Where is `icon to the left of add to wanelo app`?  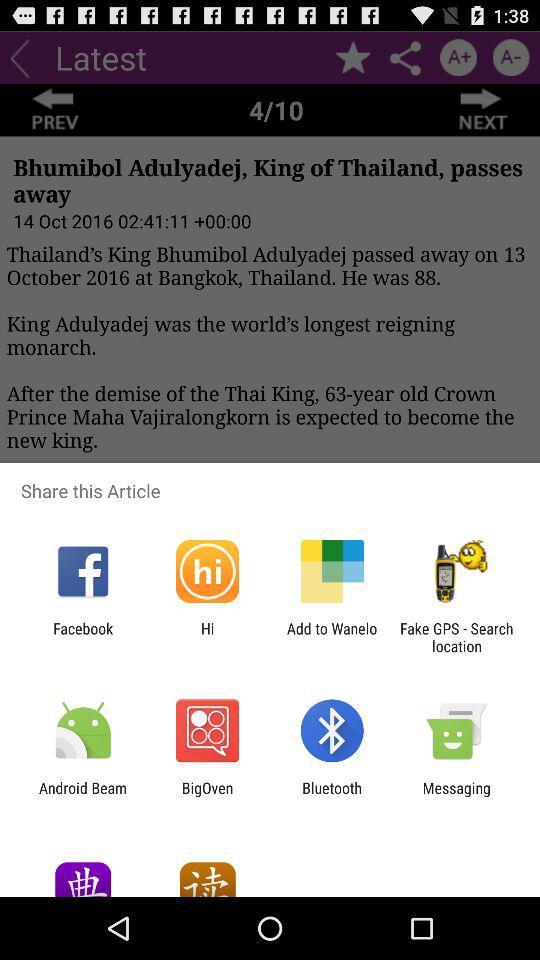 icon to the left of add to wanelo app is located at coordinates (206, 636).